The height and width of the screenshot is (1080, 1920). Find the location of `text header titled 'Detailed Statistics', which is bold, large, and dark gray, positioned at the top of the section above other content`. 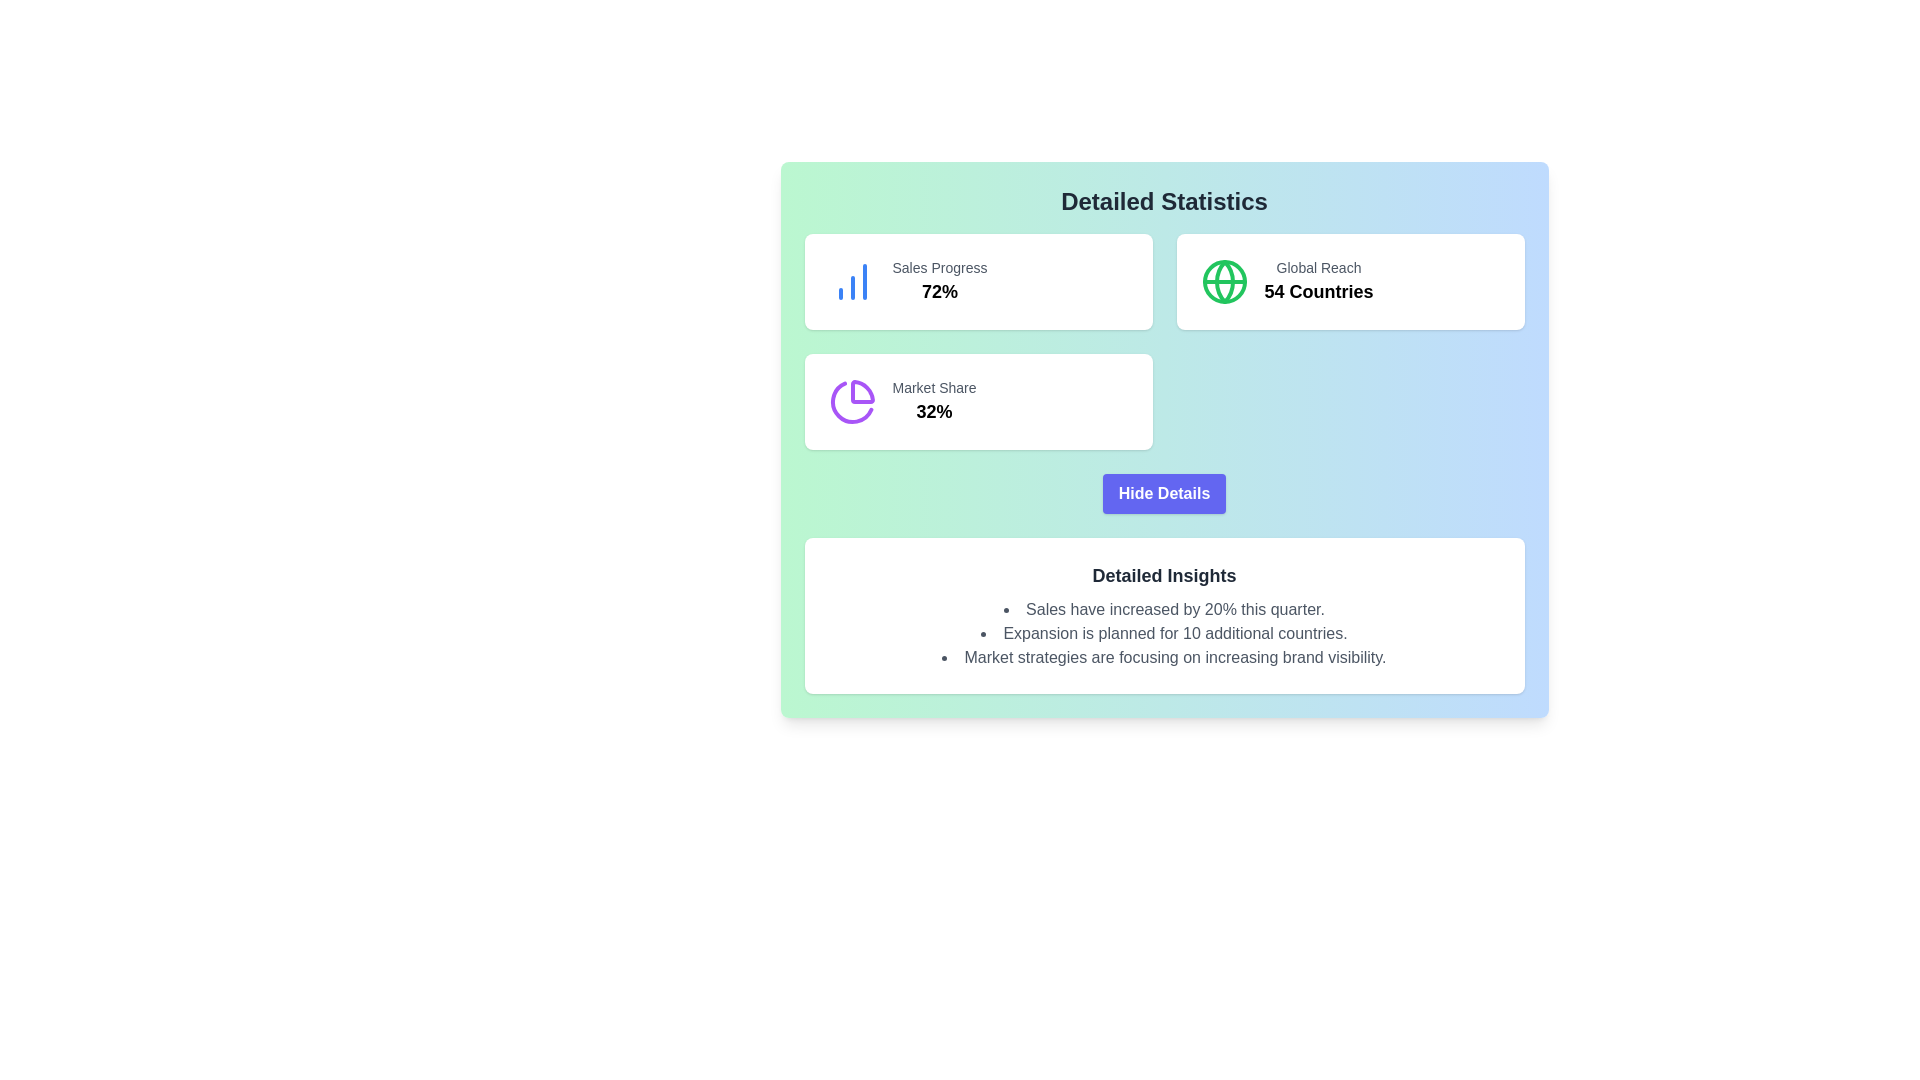

text header titled 'Detailed Statistics', which is bold, large, and dark gray, positioned at the top of the section above other content is located at coordinates (1164, 201).